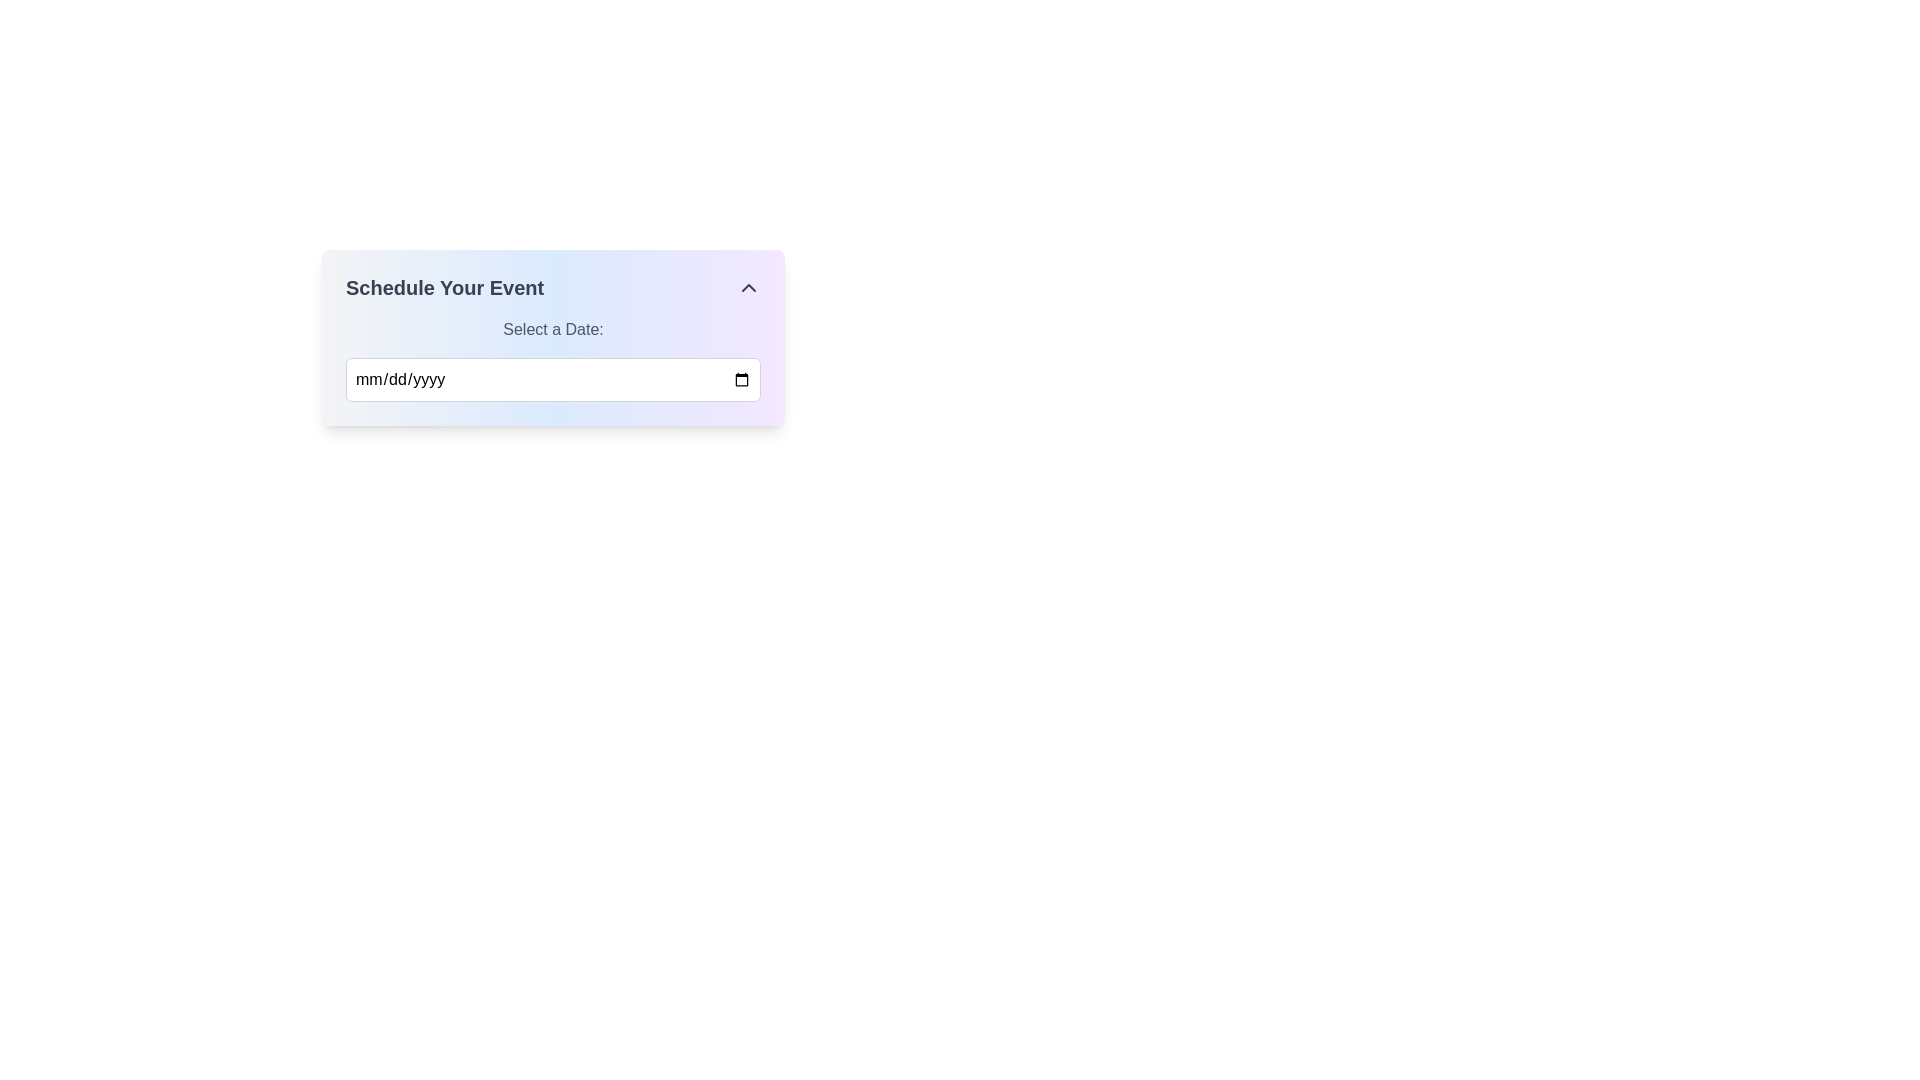 This screenshot has width=1920, height=1080. I want to click on the button with an icon located at the top-right corner of the 'Schedule Your Event' section, so click(747, 288).